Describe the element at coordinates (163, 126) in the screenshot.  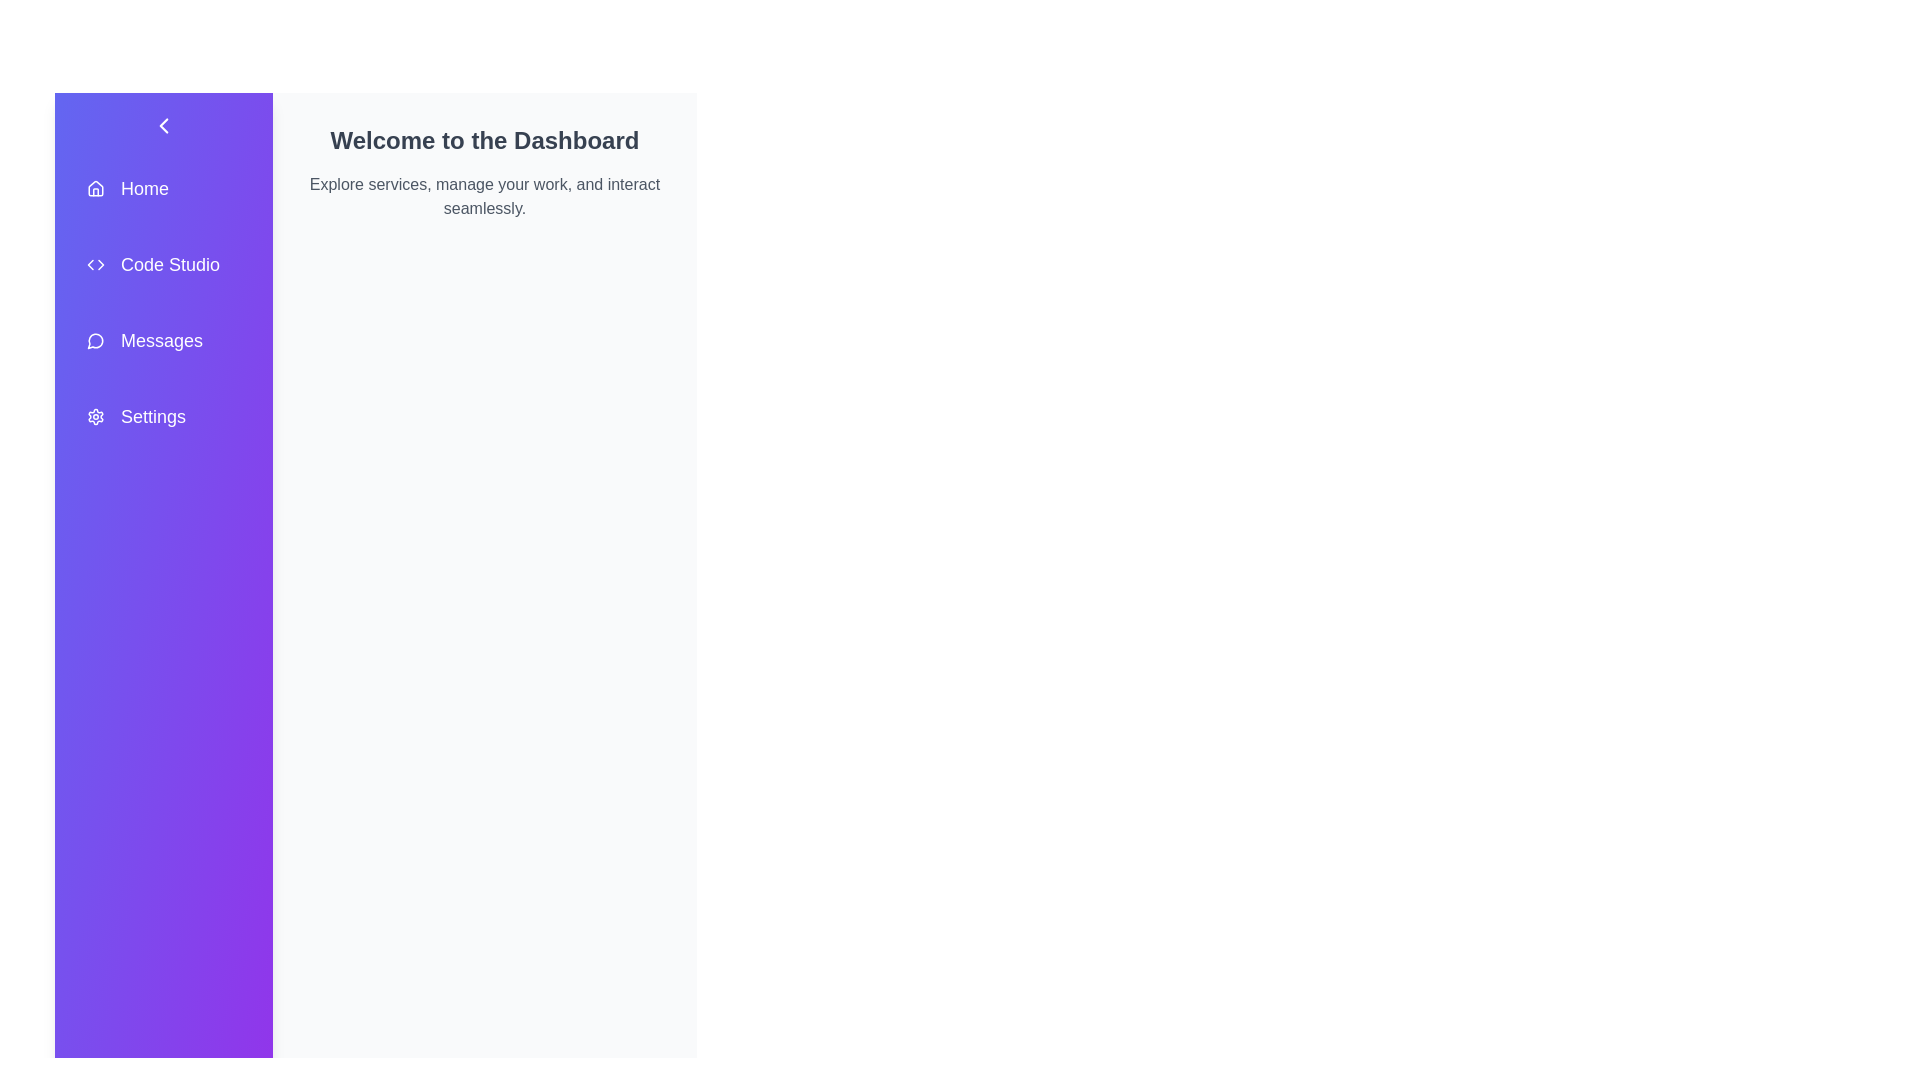
I see `the chevron button to toggle the drawer` at that location.